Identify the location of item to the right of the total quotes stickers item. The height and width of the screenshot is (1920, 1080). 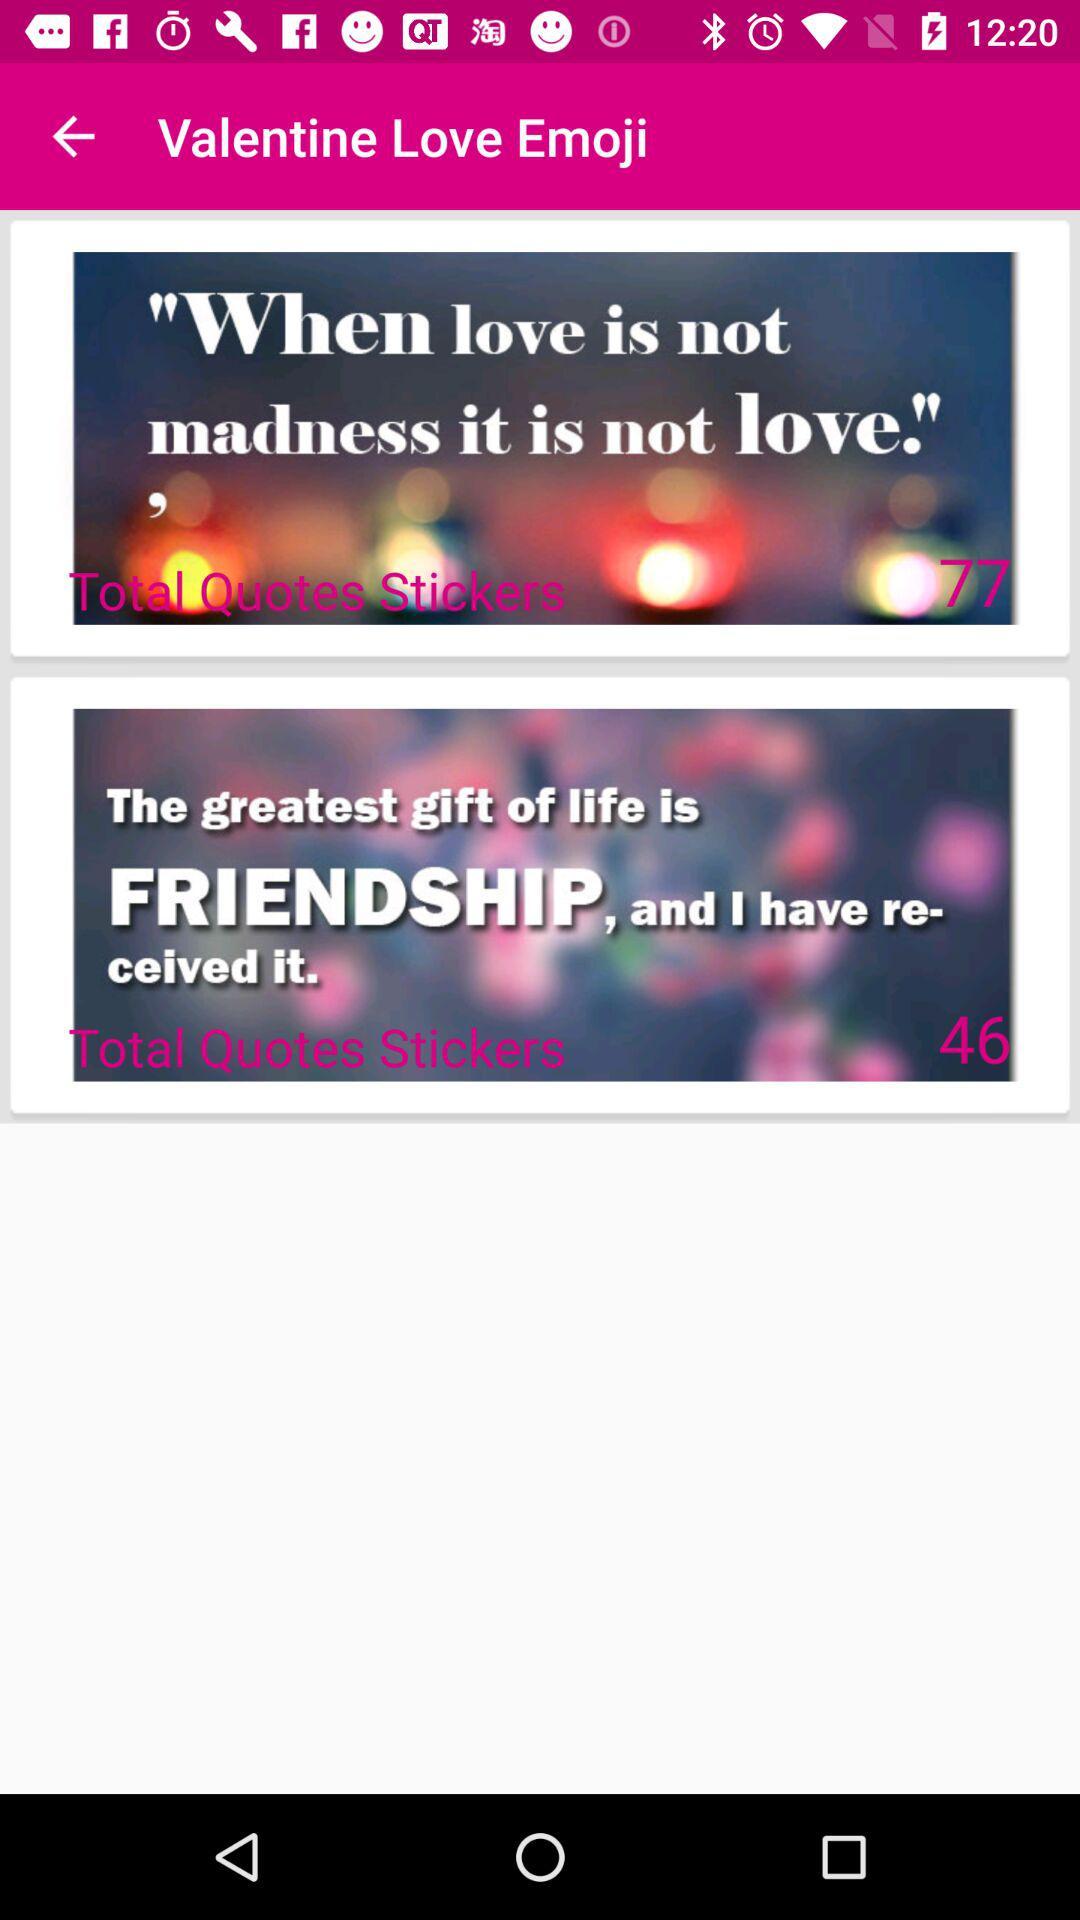
(974, 579).